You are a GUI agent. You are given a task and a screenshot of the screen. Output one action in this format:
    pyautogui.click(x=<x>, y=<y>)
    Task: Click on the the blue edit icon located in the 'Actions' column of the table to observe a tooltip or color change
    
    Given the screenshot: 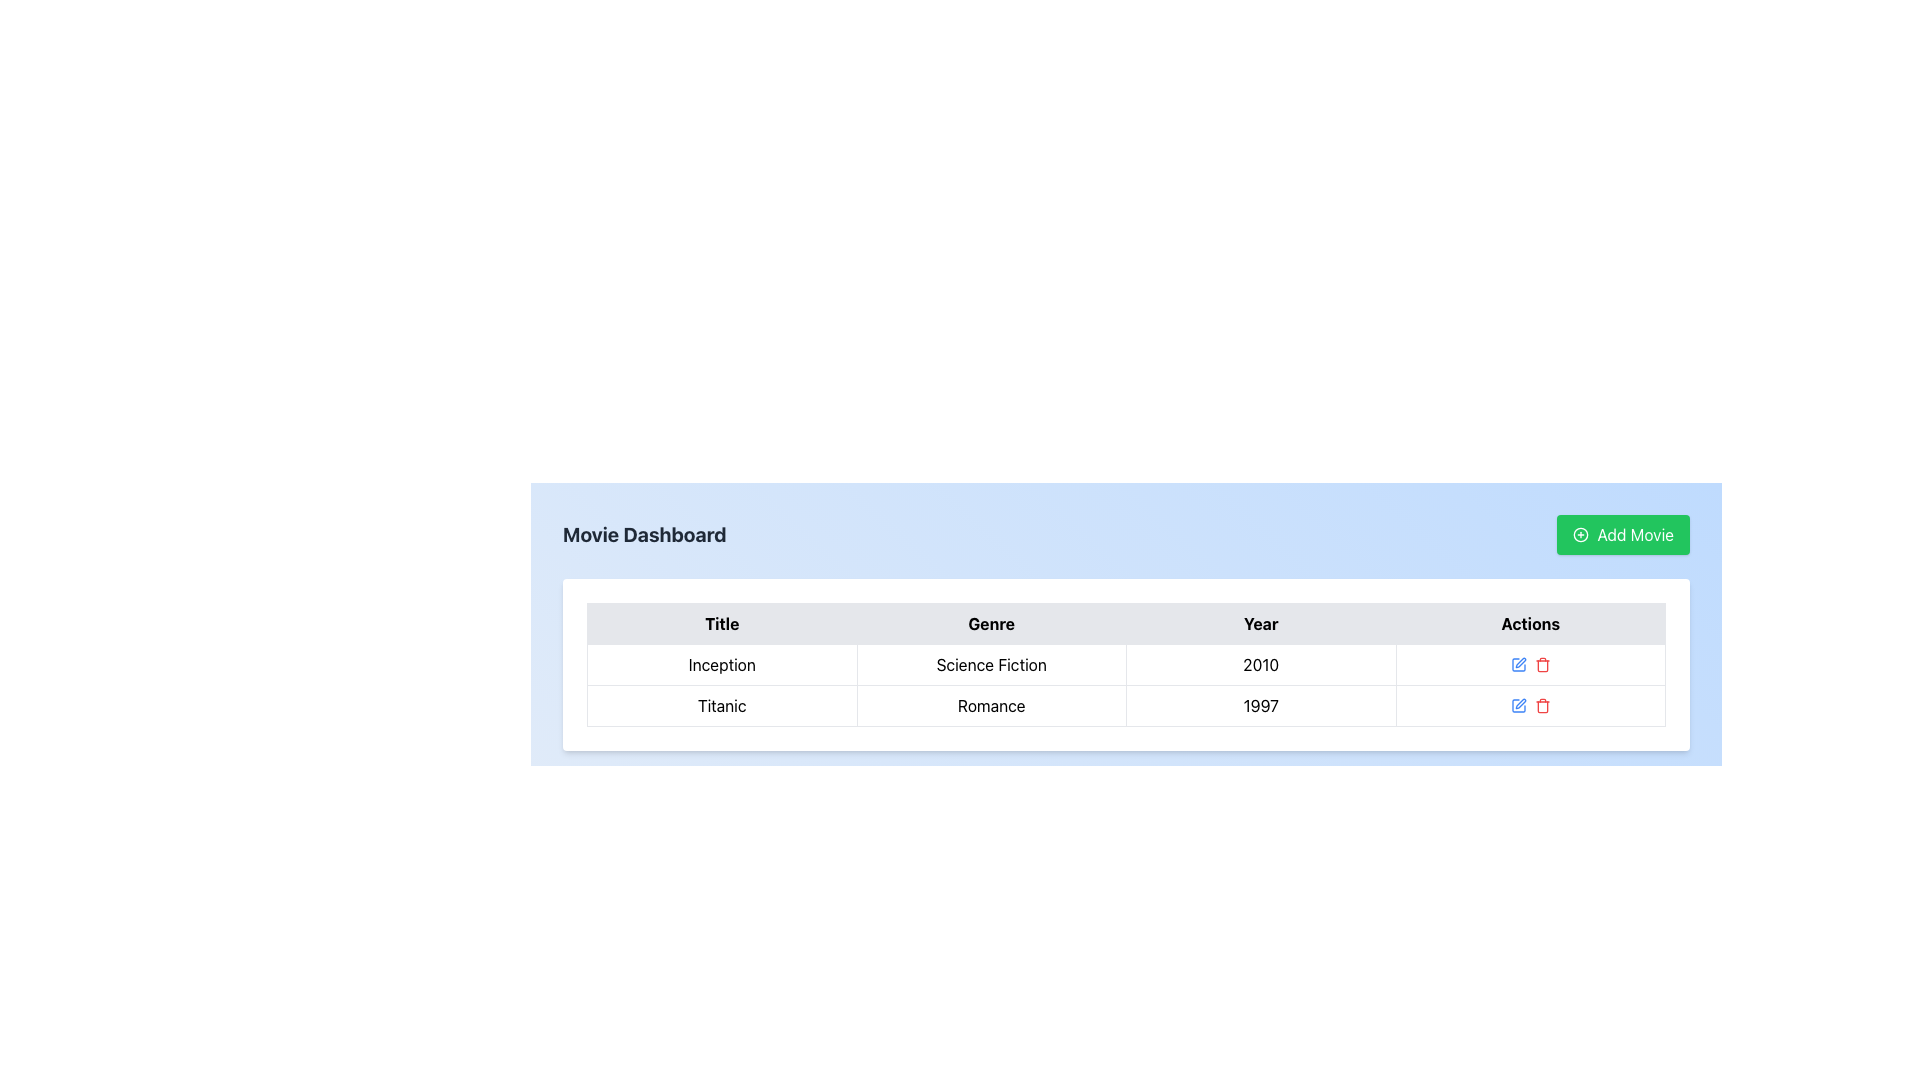 What is the action you would take?
    pyautogui.click(x=1518, y=704)
    